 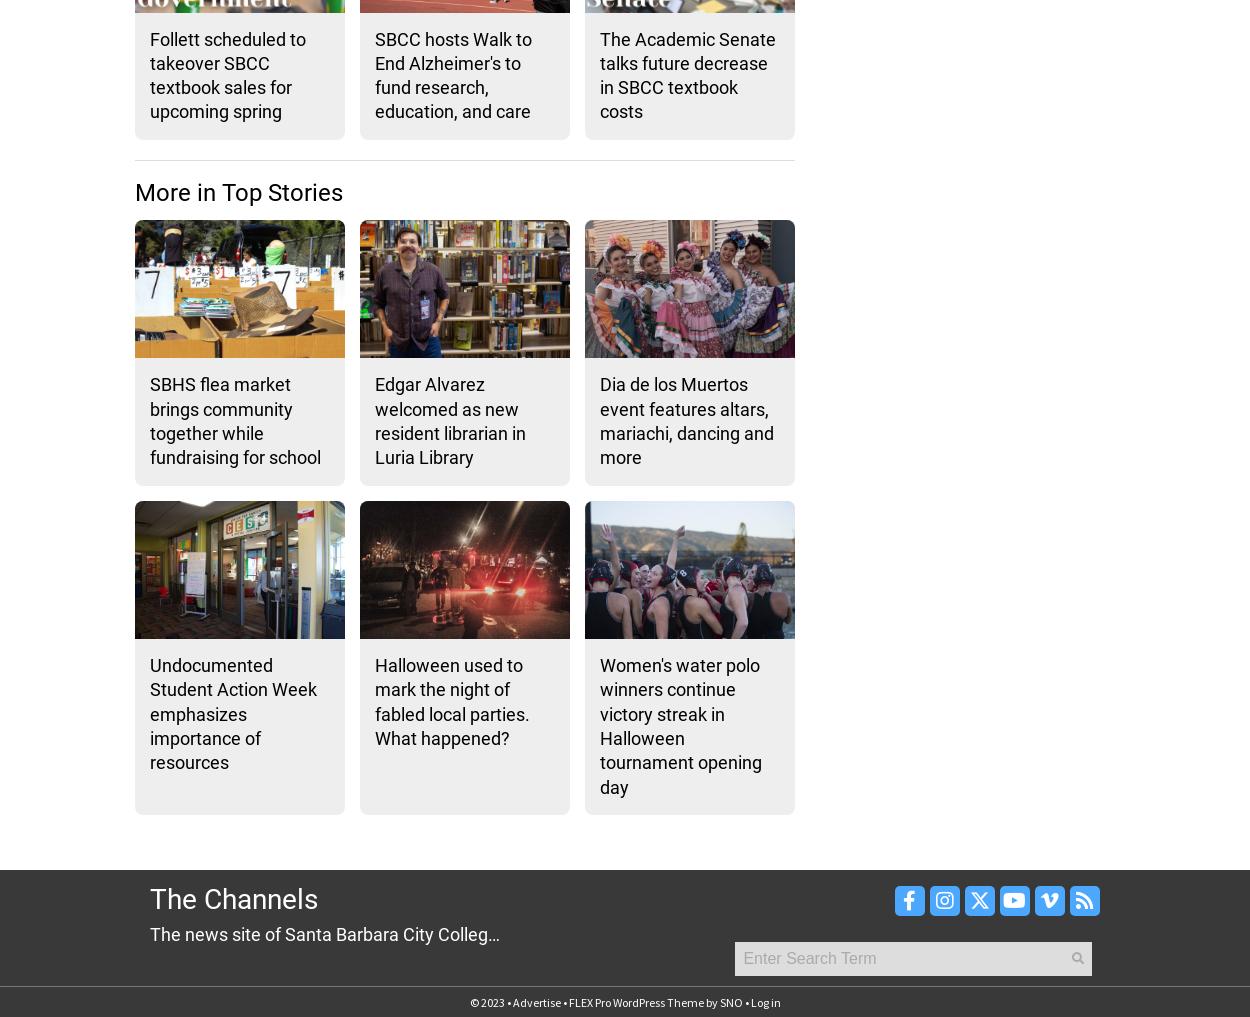 I want to click on 'SBCC hosts Walk to End Alzheimer's to fund research, education, and care', so click(x=452, y=74).